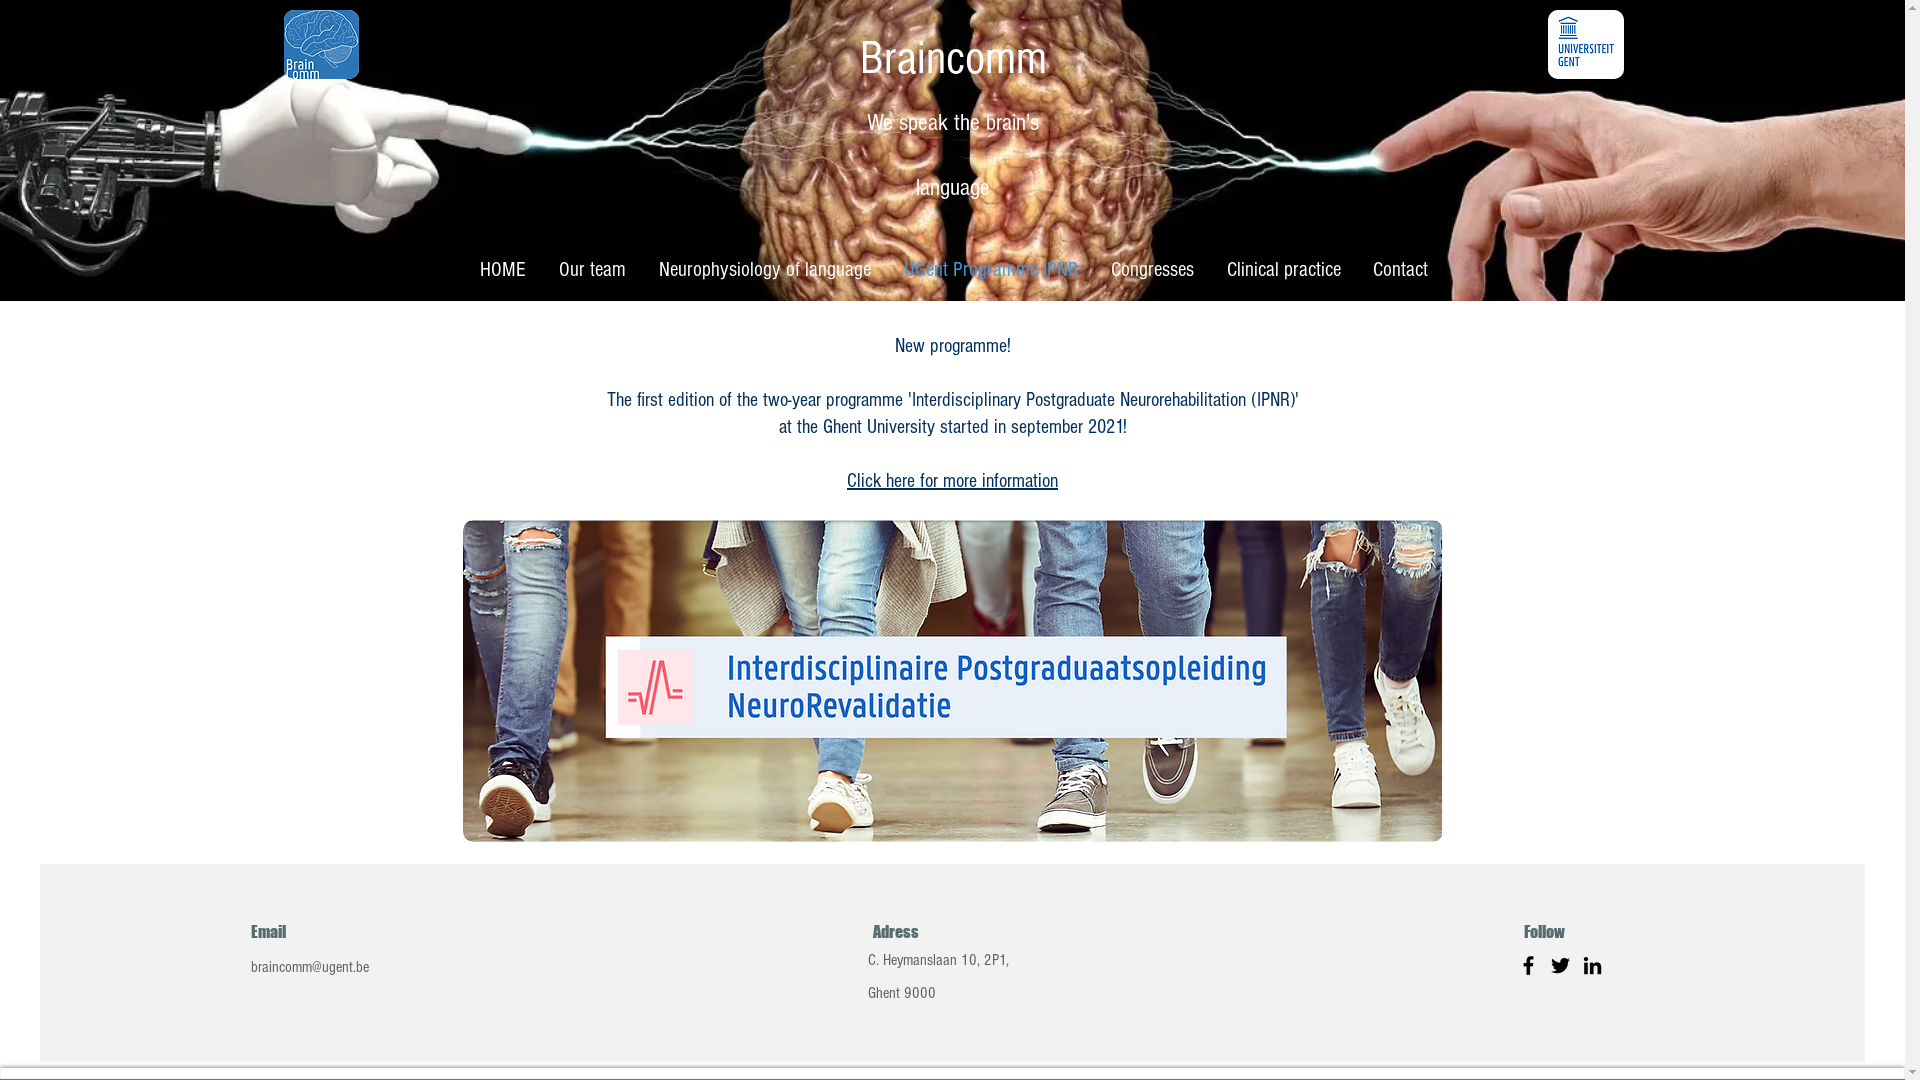 This screenshot has width=1920, height=1080. What do you see at coordinates (1400, 270) in the screenshot?
I see `'Contact'` at bounding box center [1400, 270].